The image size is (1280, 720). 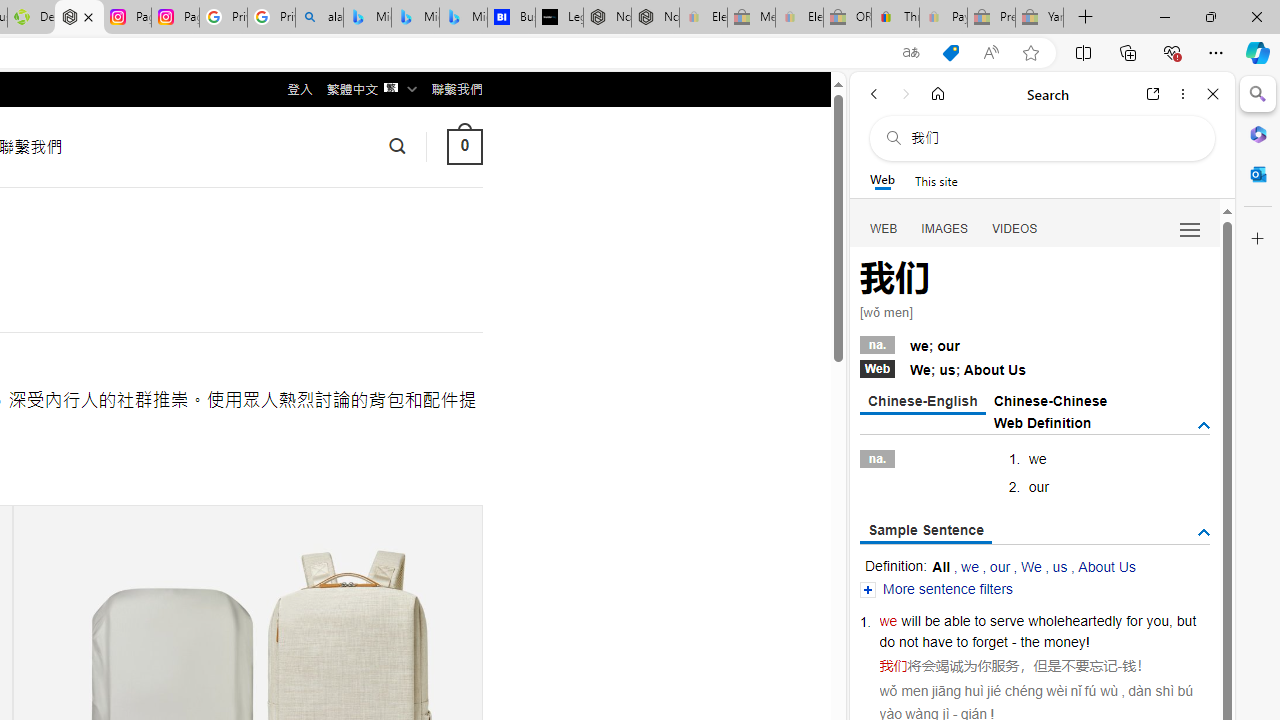 I want to click on 'Microsoft Bing Travel - Flights from Hong Kong to Bangkok', so click(x=367, y=17).